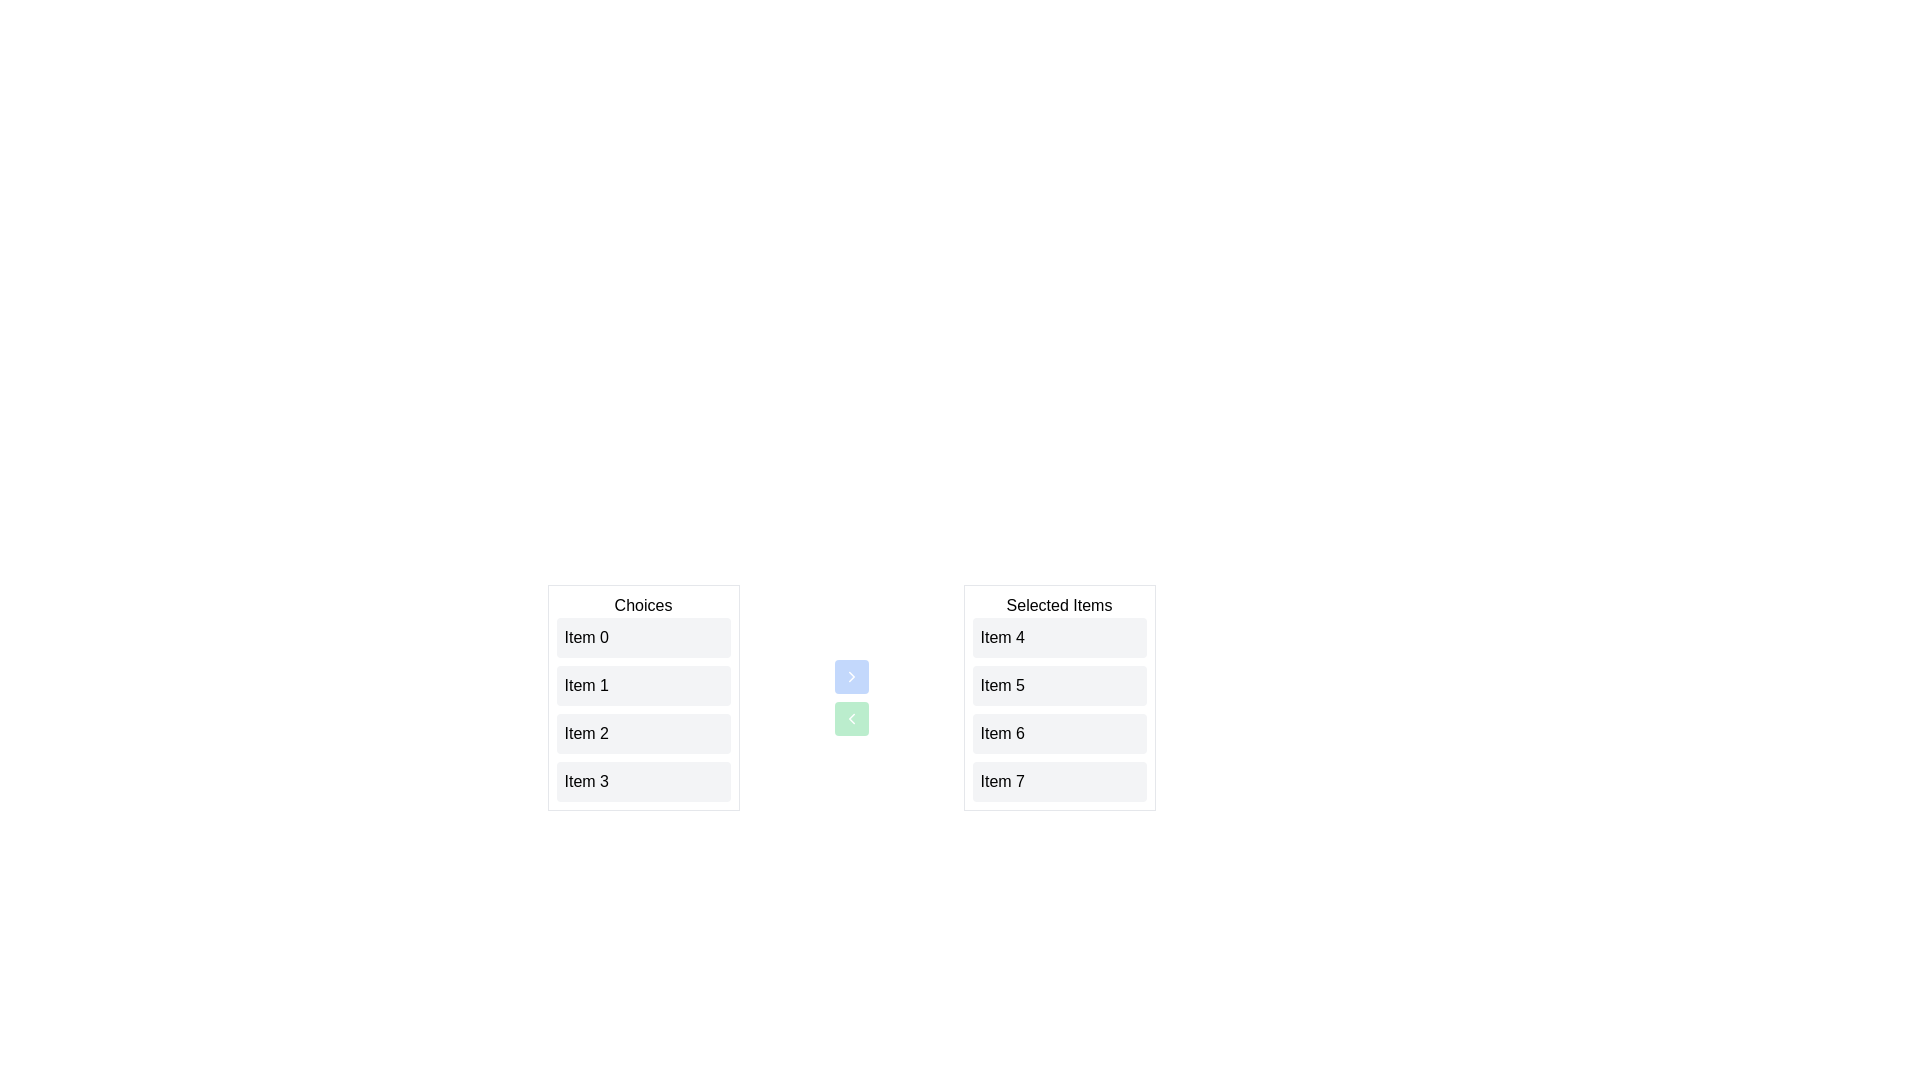 The image size is (1920, 1080). Describe the element at coordinates (643, 733) in the screenshot. I see `the third item in the 'Choices' list` at that location.